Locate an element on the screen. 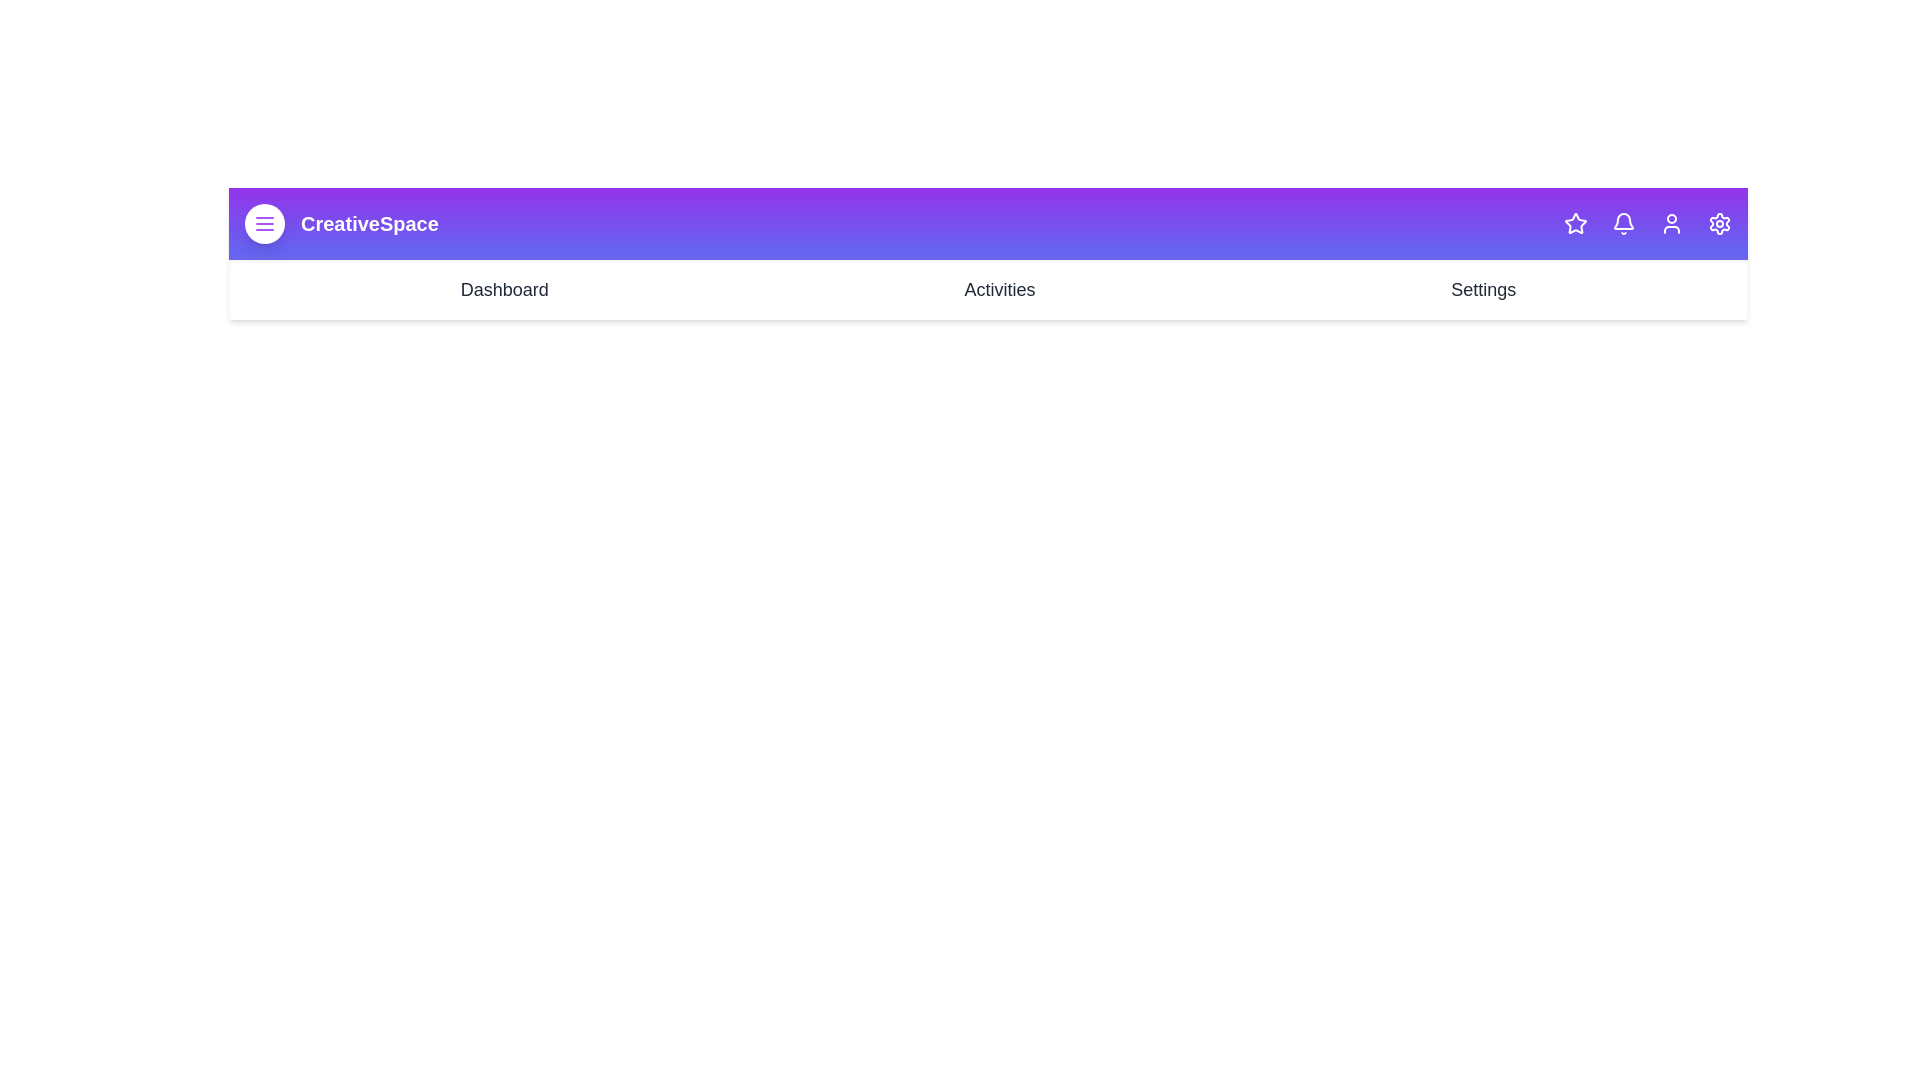 The width and height of the screenshot is (1920, 1080). the bell icon to trigger its associated functionality is located at coordinates (1623, 223).